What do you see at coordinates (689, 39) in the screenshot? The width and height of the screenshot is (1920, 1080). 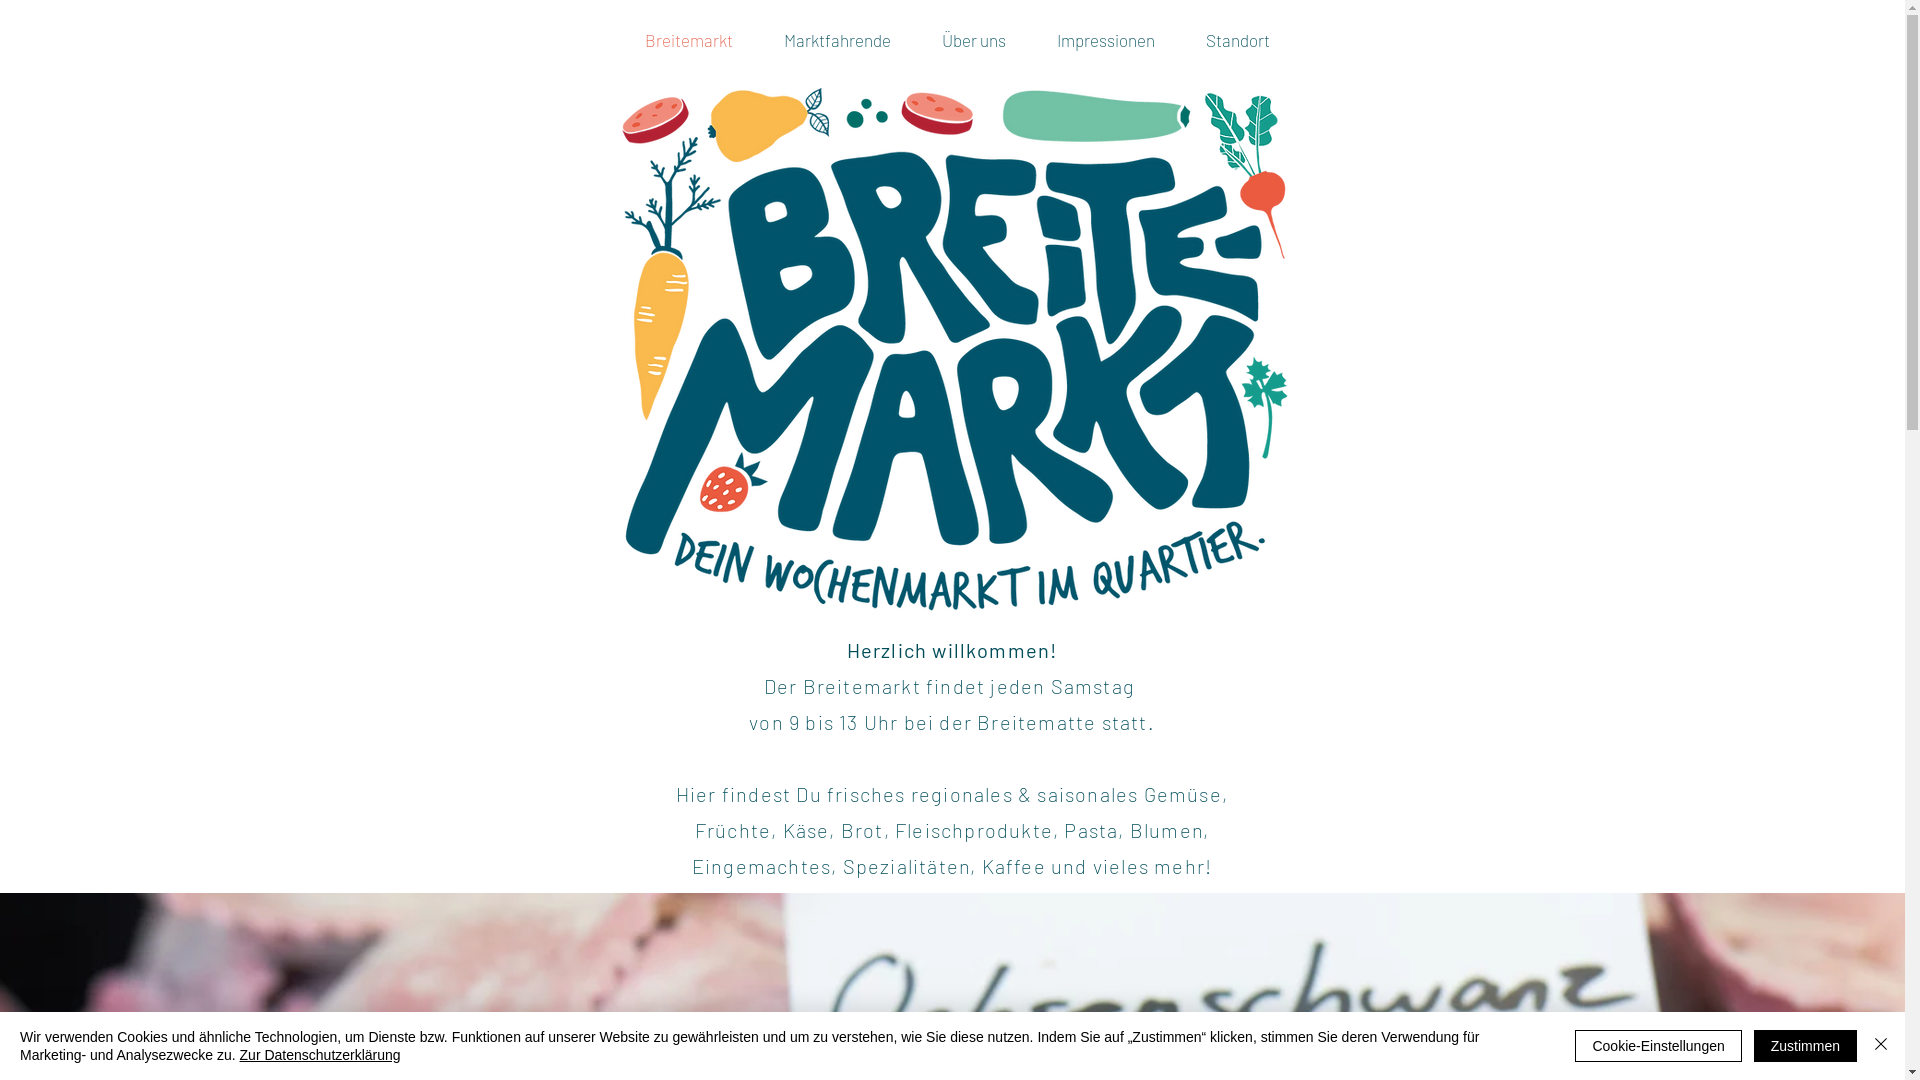 I see `'Breitemarkt'` at bounding box center [689, 39].